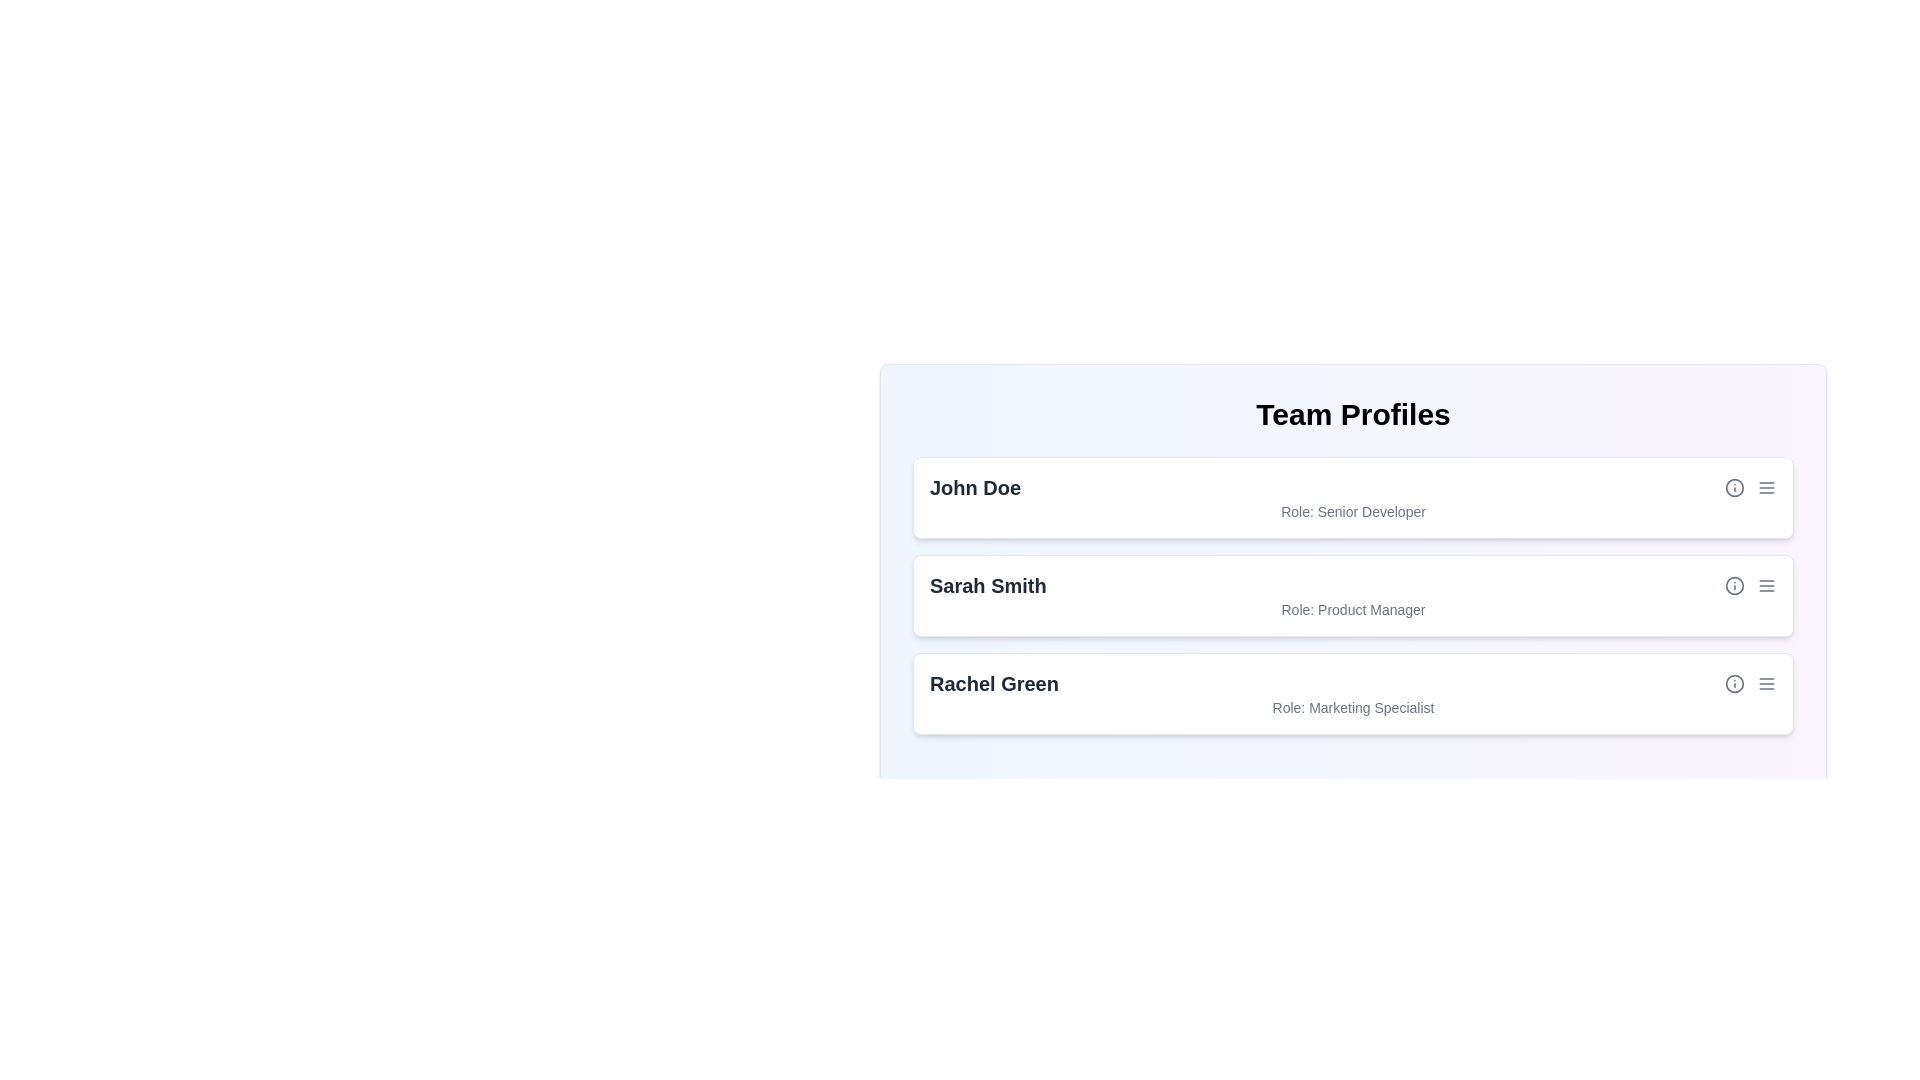 This screenshot has height=1080, width=1920. What do you see at coordinates (1353, 707) in the screenshot?
I see `the text label that displays the role or position of 'Rachel Green', located at the bottom of her card in a vertical list of three cards` at bounding box center [1353, 707].